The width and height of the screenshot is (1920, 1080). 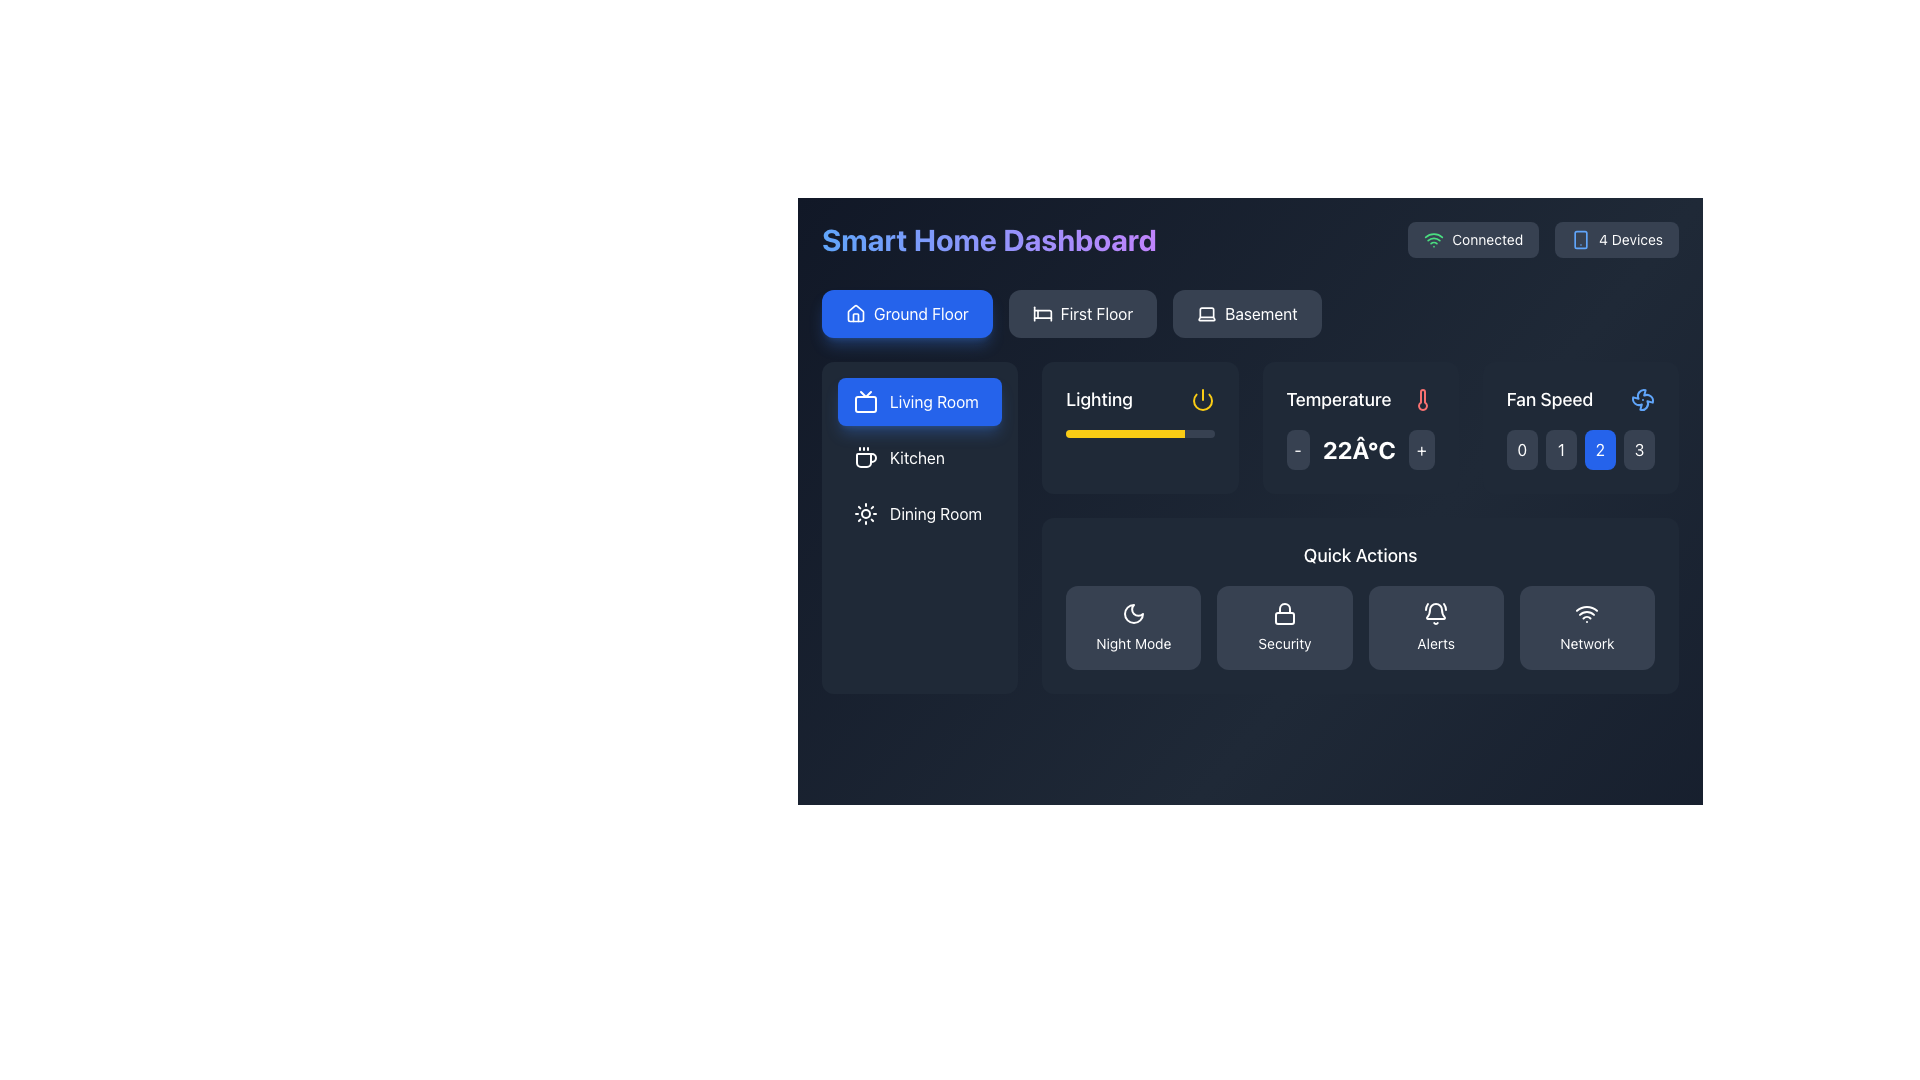 I want to click on the fan speed button labeled '2' for keyboard interaction, so click(x=1600, y=450).